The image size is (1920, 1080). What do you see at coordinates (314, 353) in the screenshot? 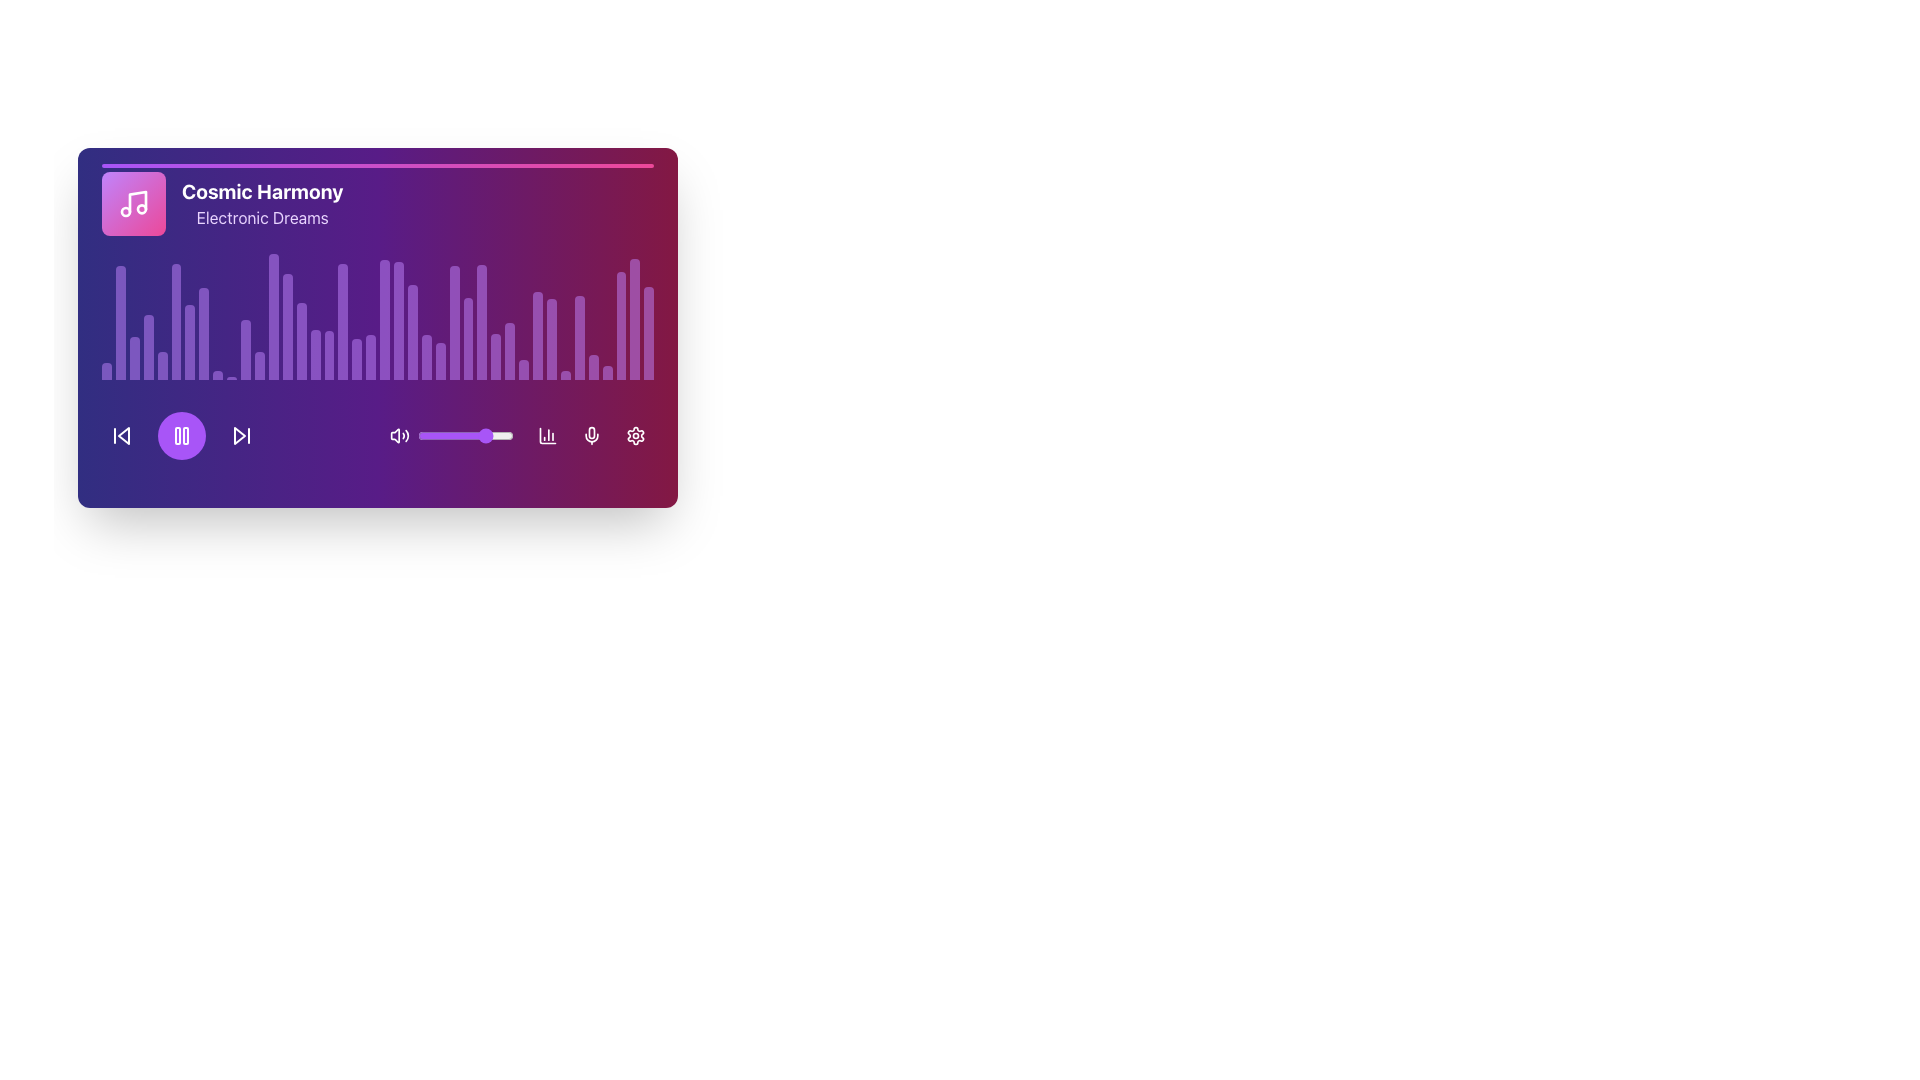
I see `the height or animation of the 16th bar in the graphical representation, which is part of a histogram or waveform display` at bounding box center [314, 353].